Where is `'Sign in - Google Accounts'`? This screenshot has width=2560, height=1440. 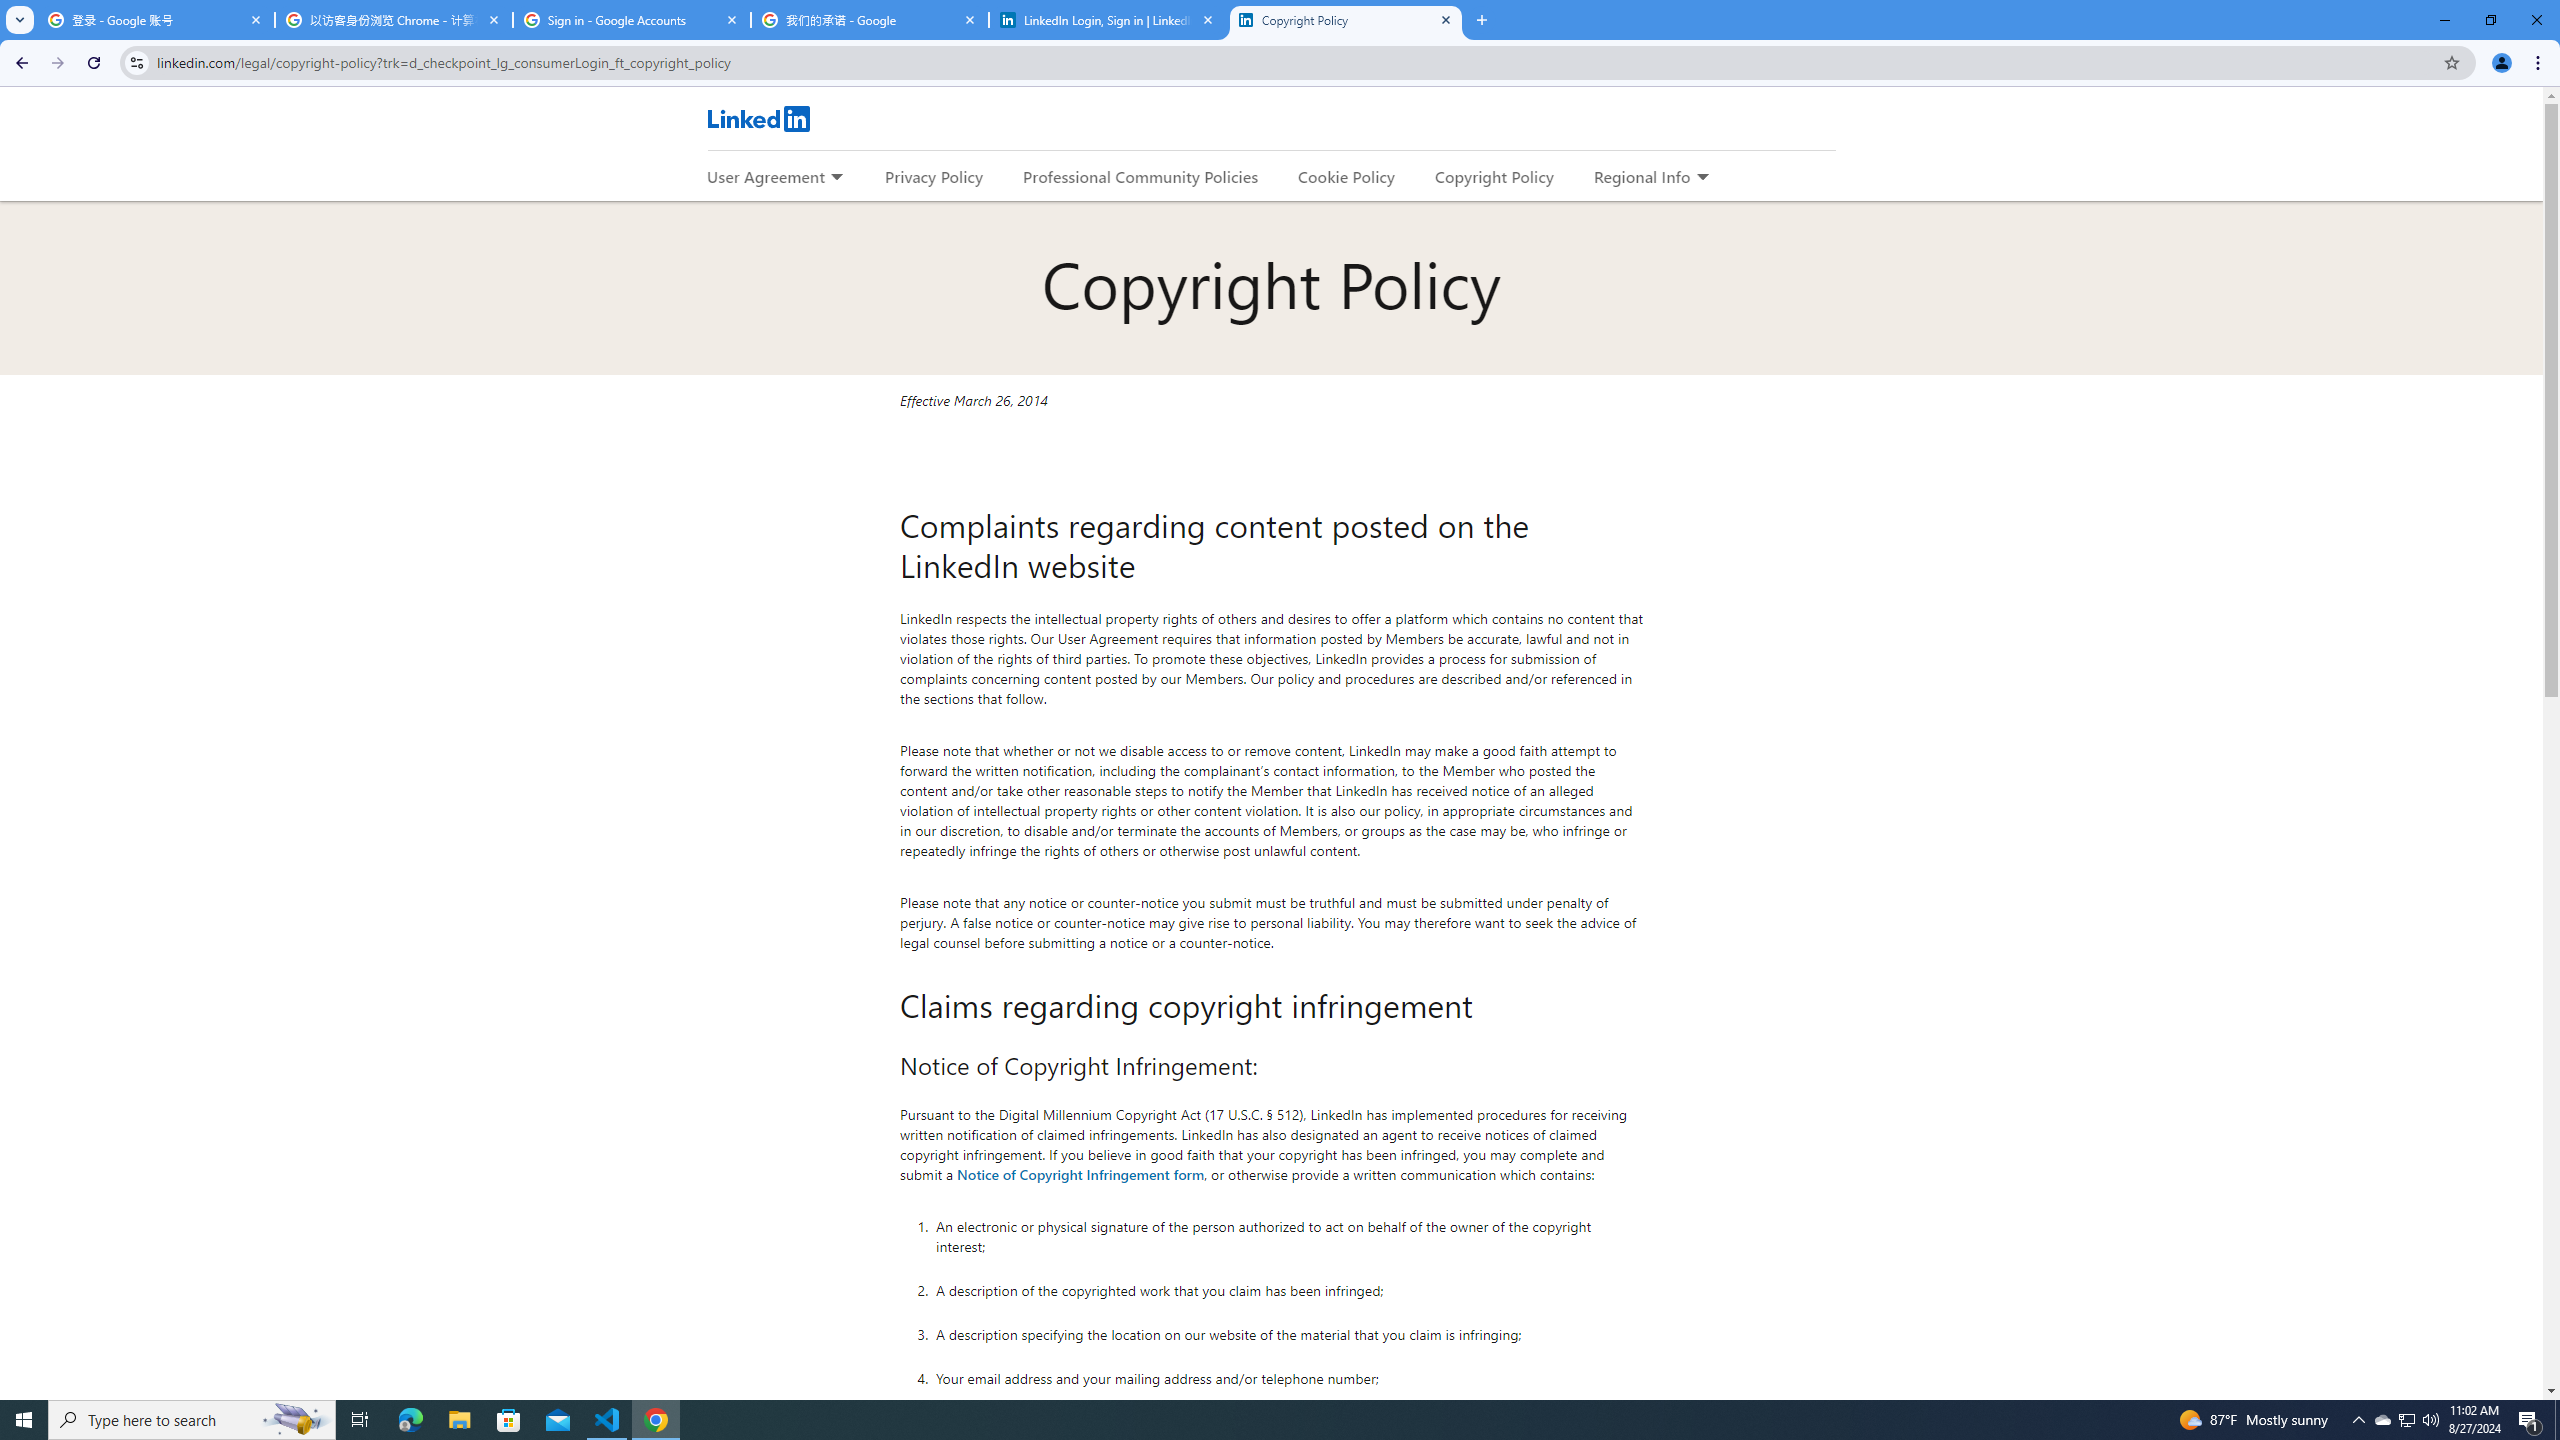
'Sign in - Google Accounts' is located at coordinates (631, 19).